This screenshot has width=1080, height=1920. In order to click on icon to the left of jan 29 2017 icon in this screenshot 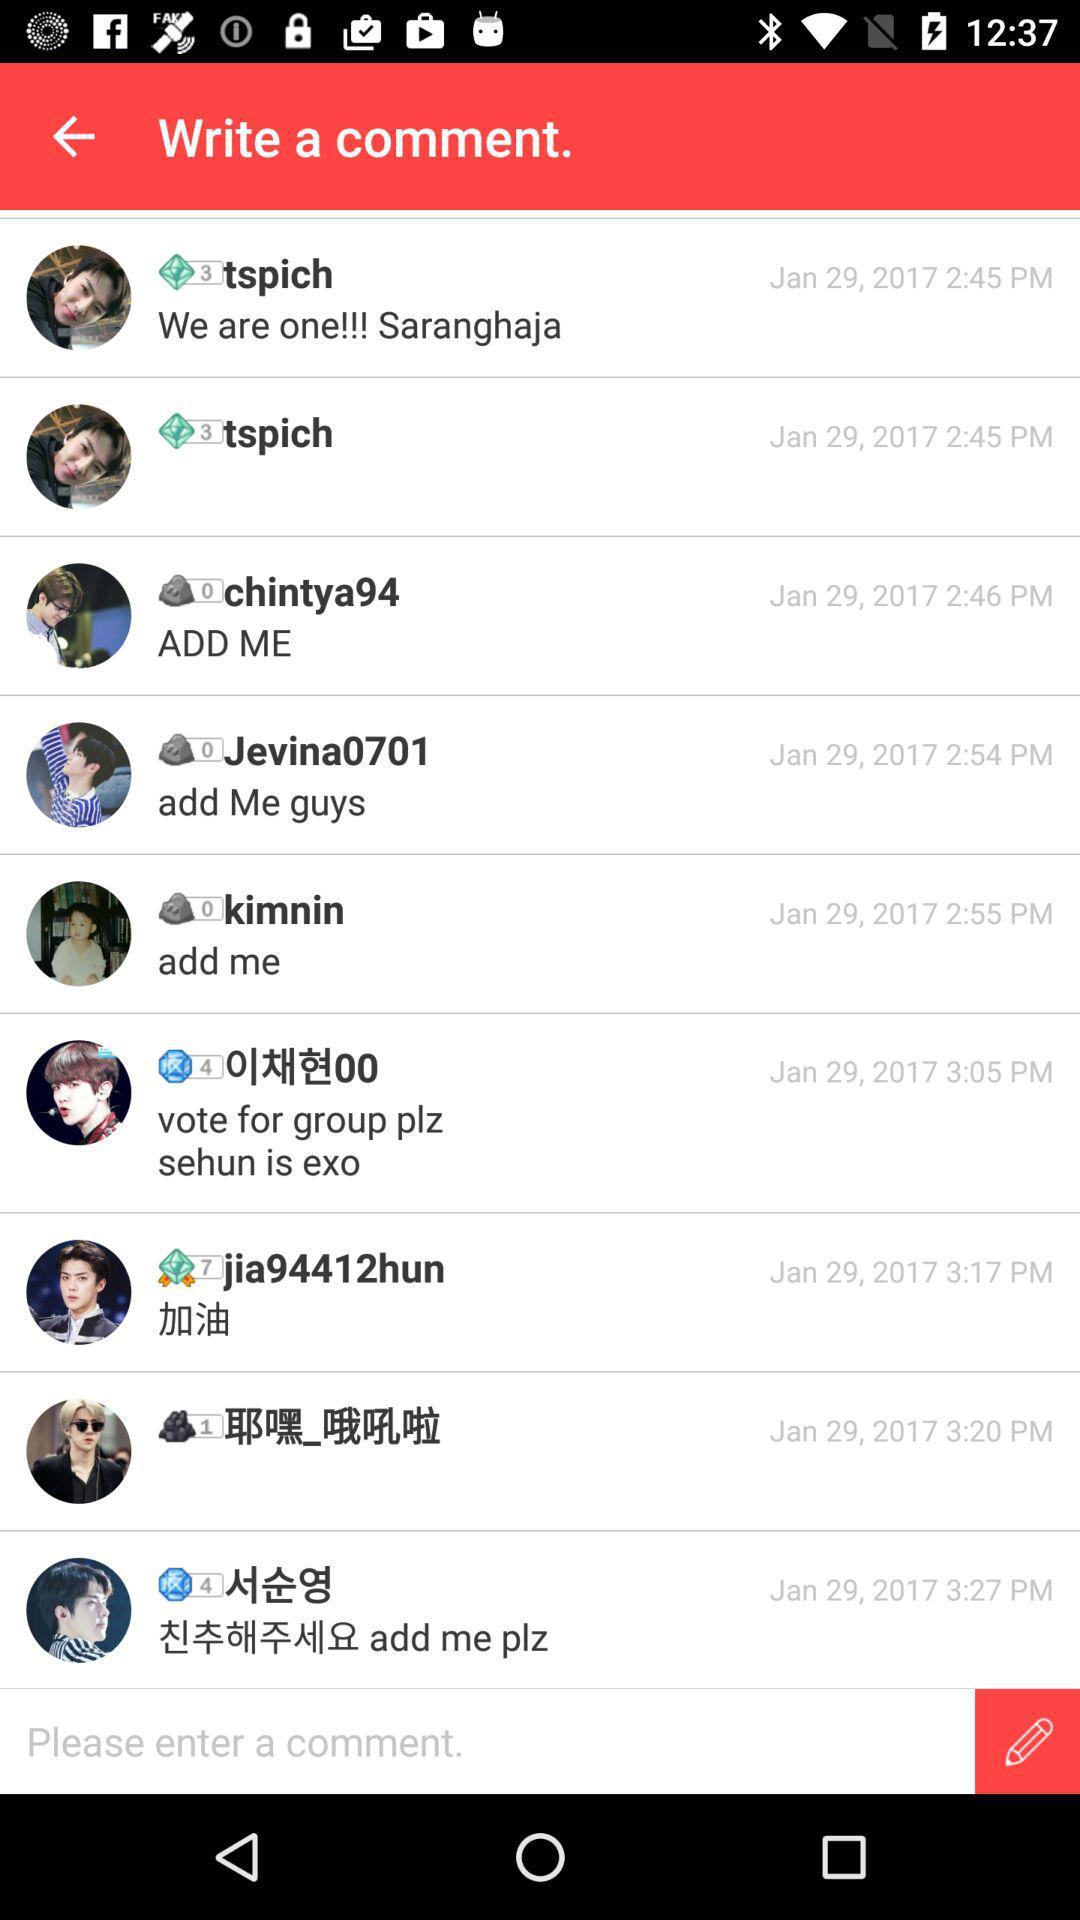, I will do `click(489, 1065)`.